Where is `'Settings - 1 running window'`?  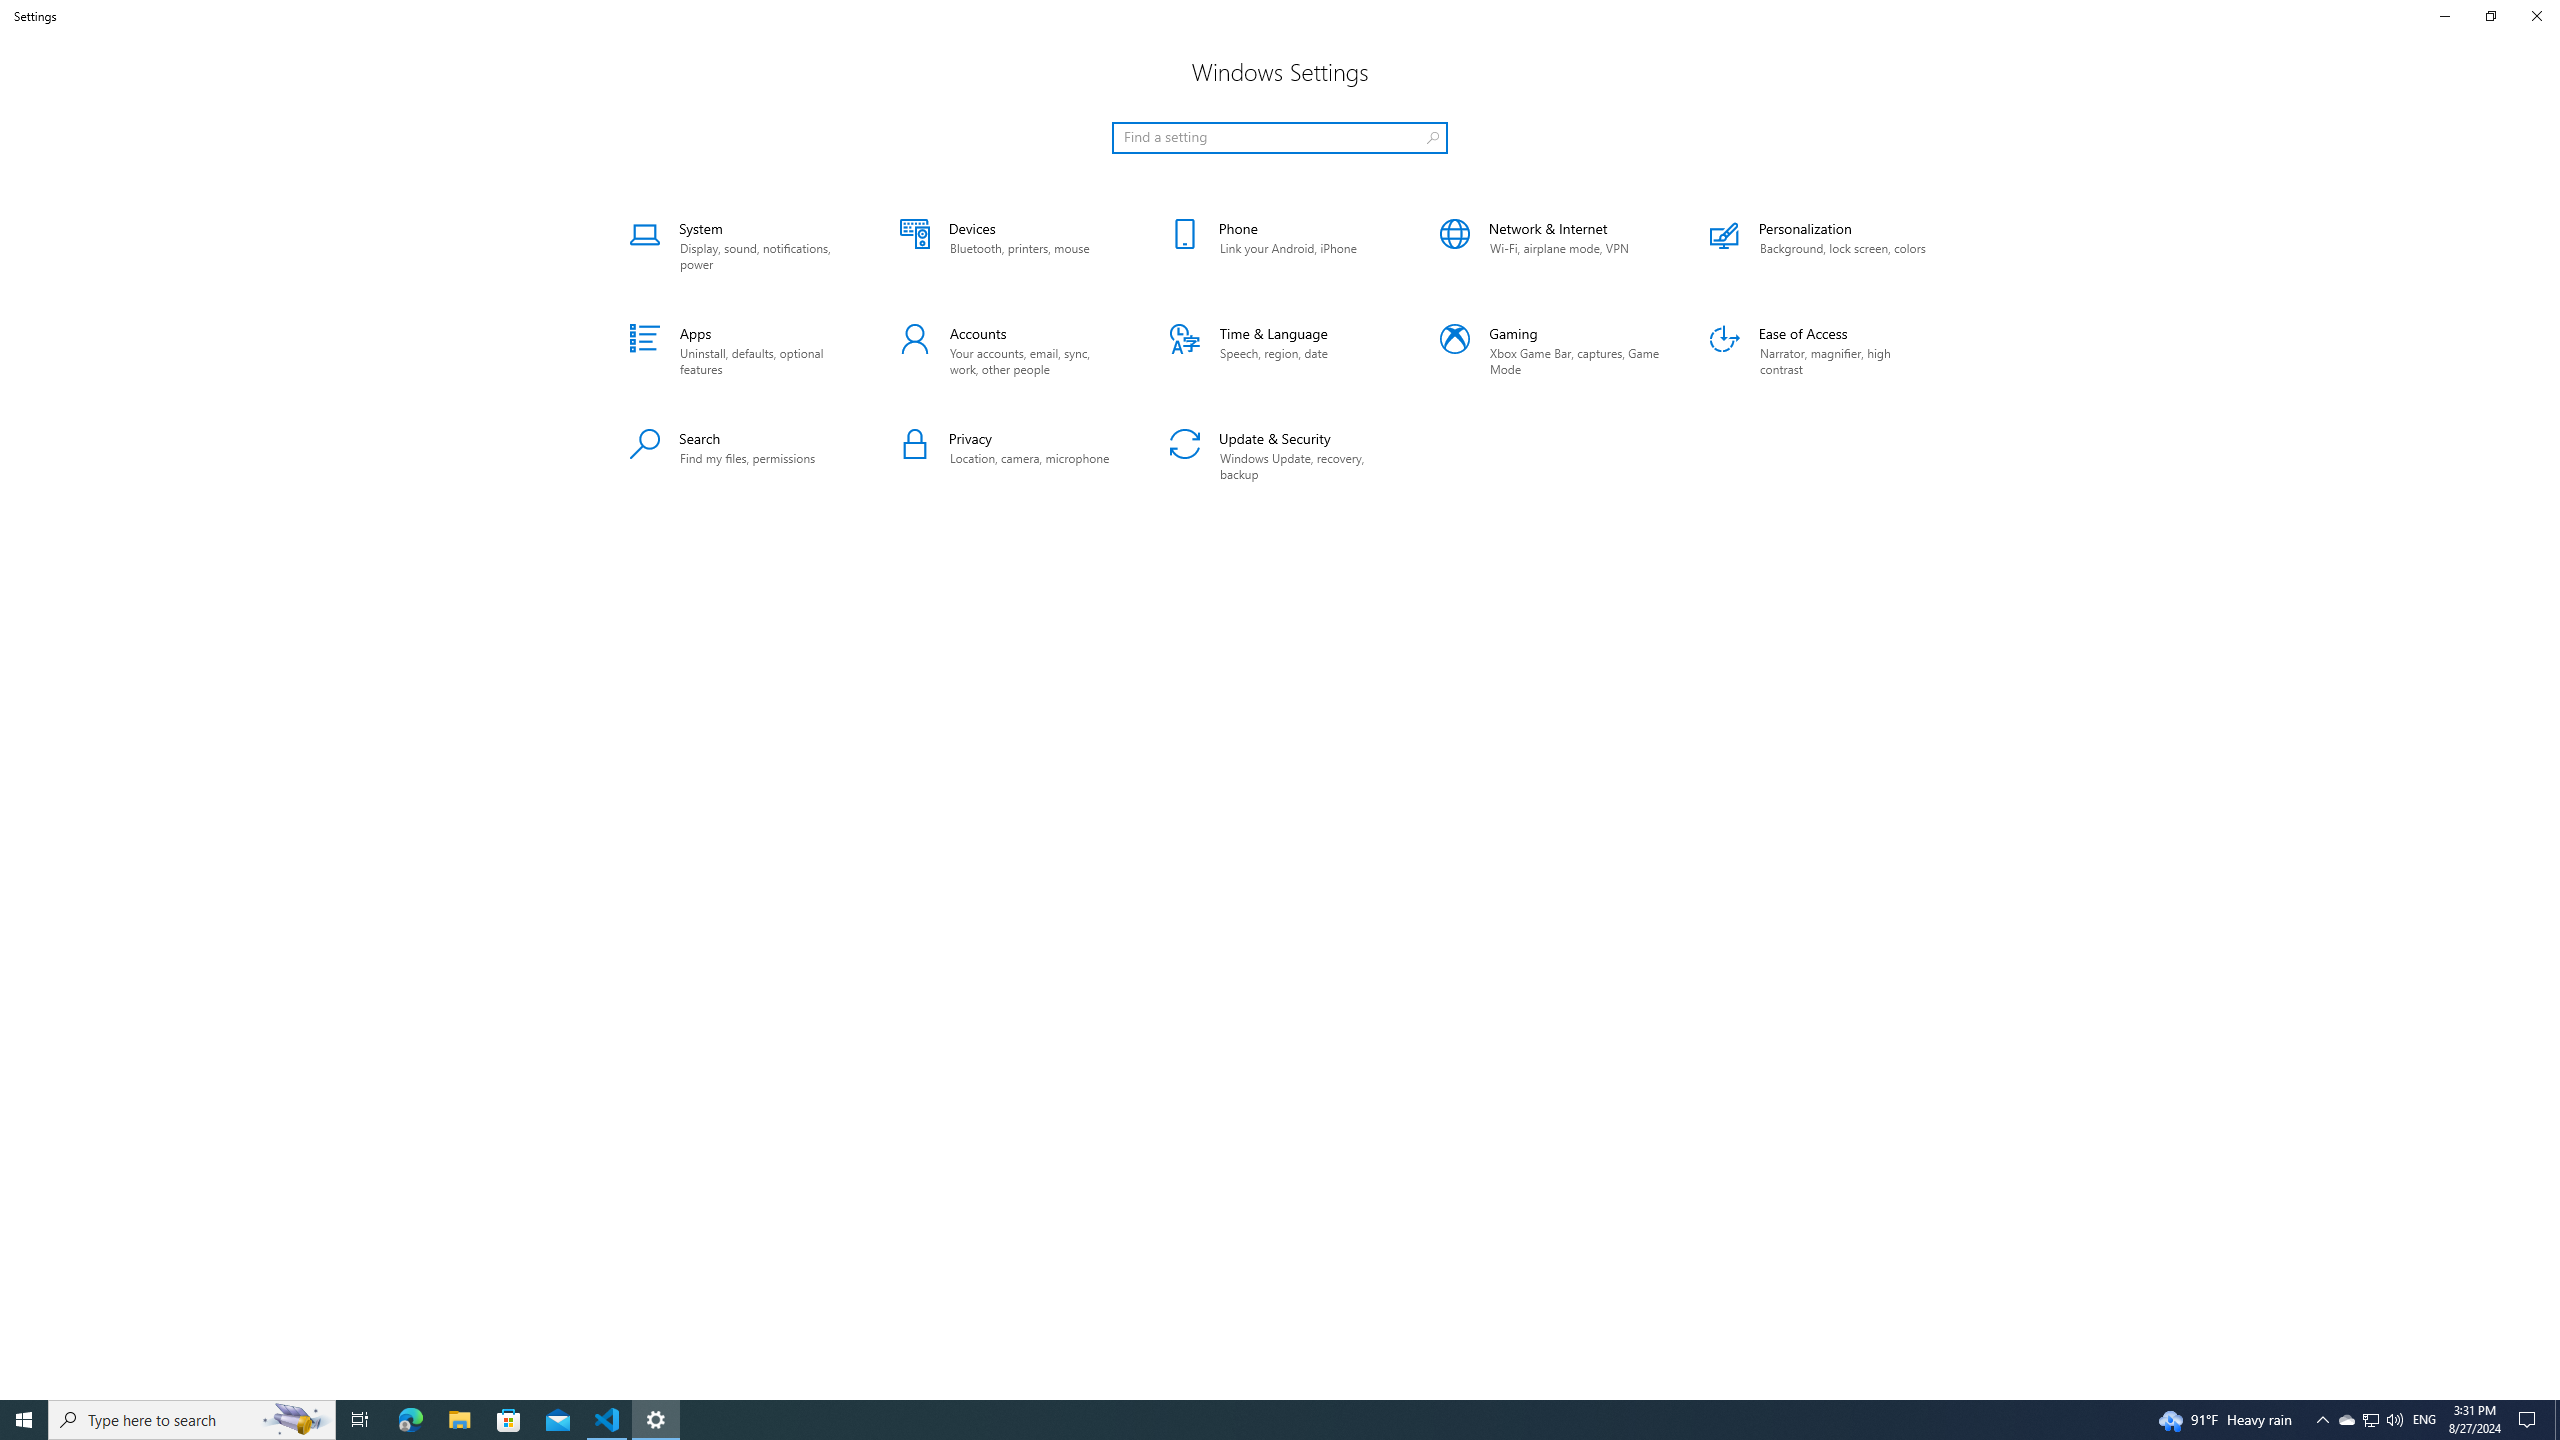
'Settings - 1 running window' is located at coordinates (656, 1418).